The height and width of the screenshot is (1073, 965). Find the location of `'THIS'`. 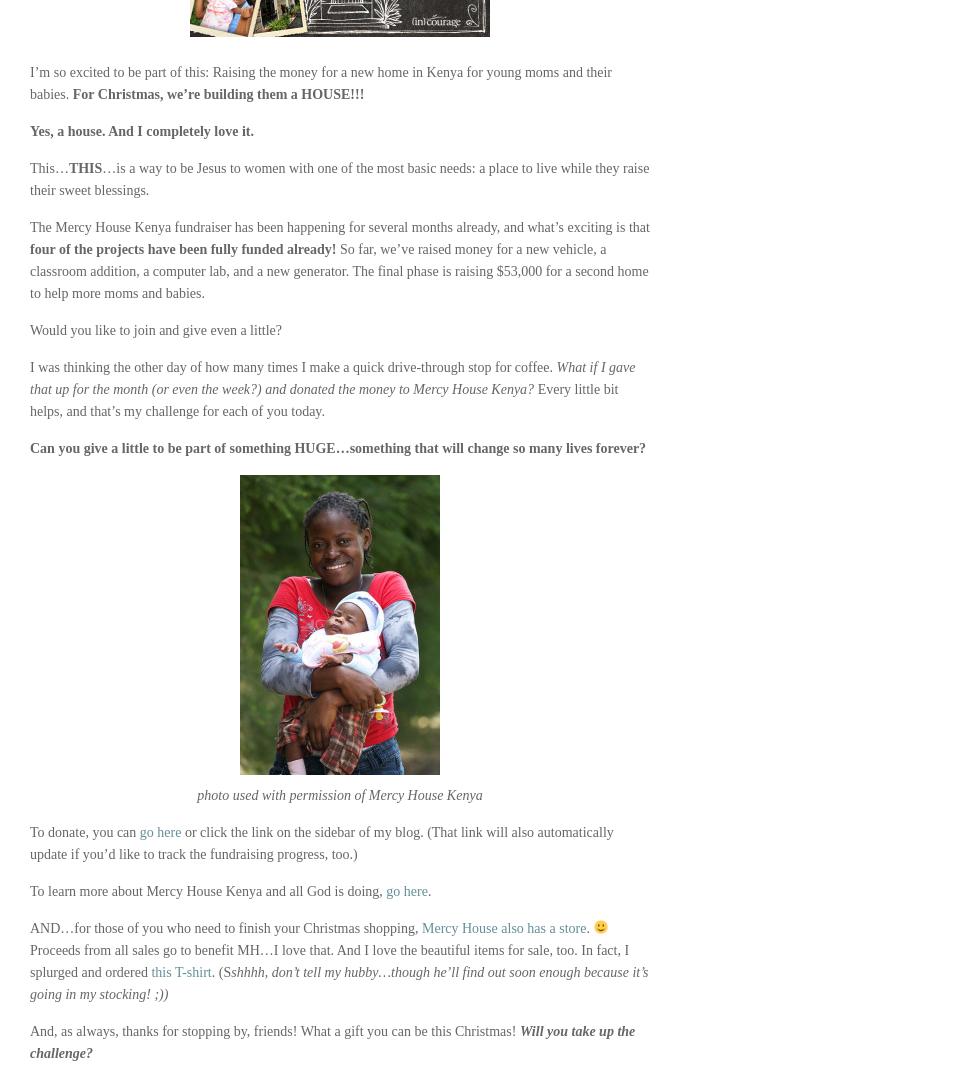

'THIS' is located at coordinates (84, 167).